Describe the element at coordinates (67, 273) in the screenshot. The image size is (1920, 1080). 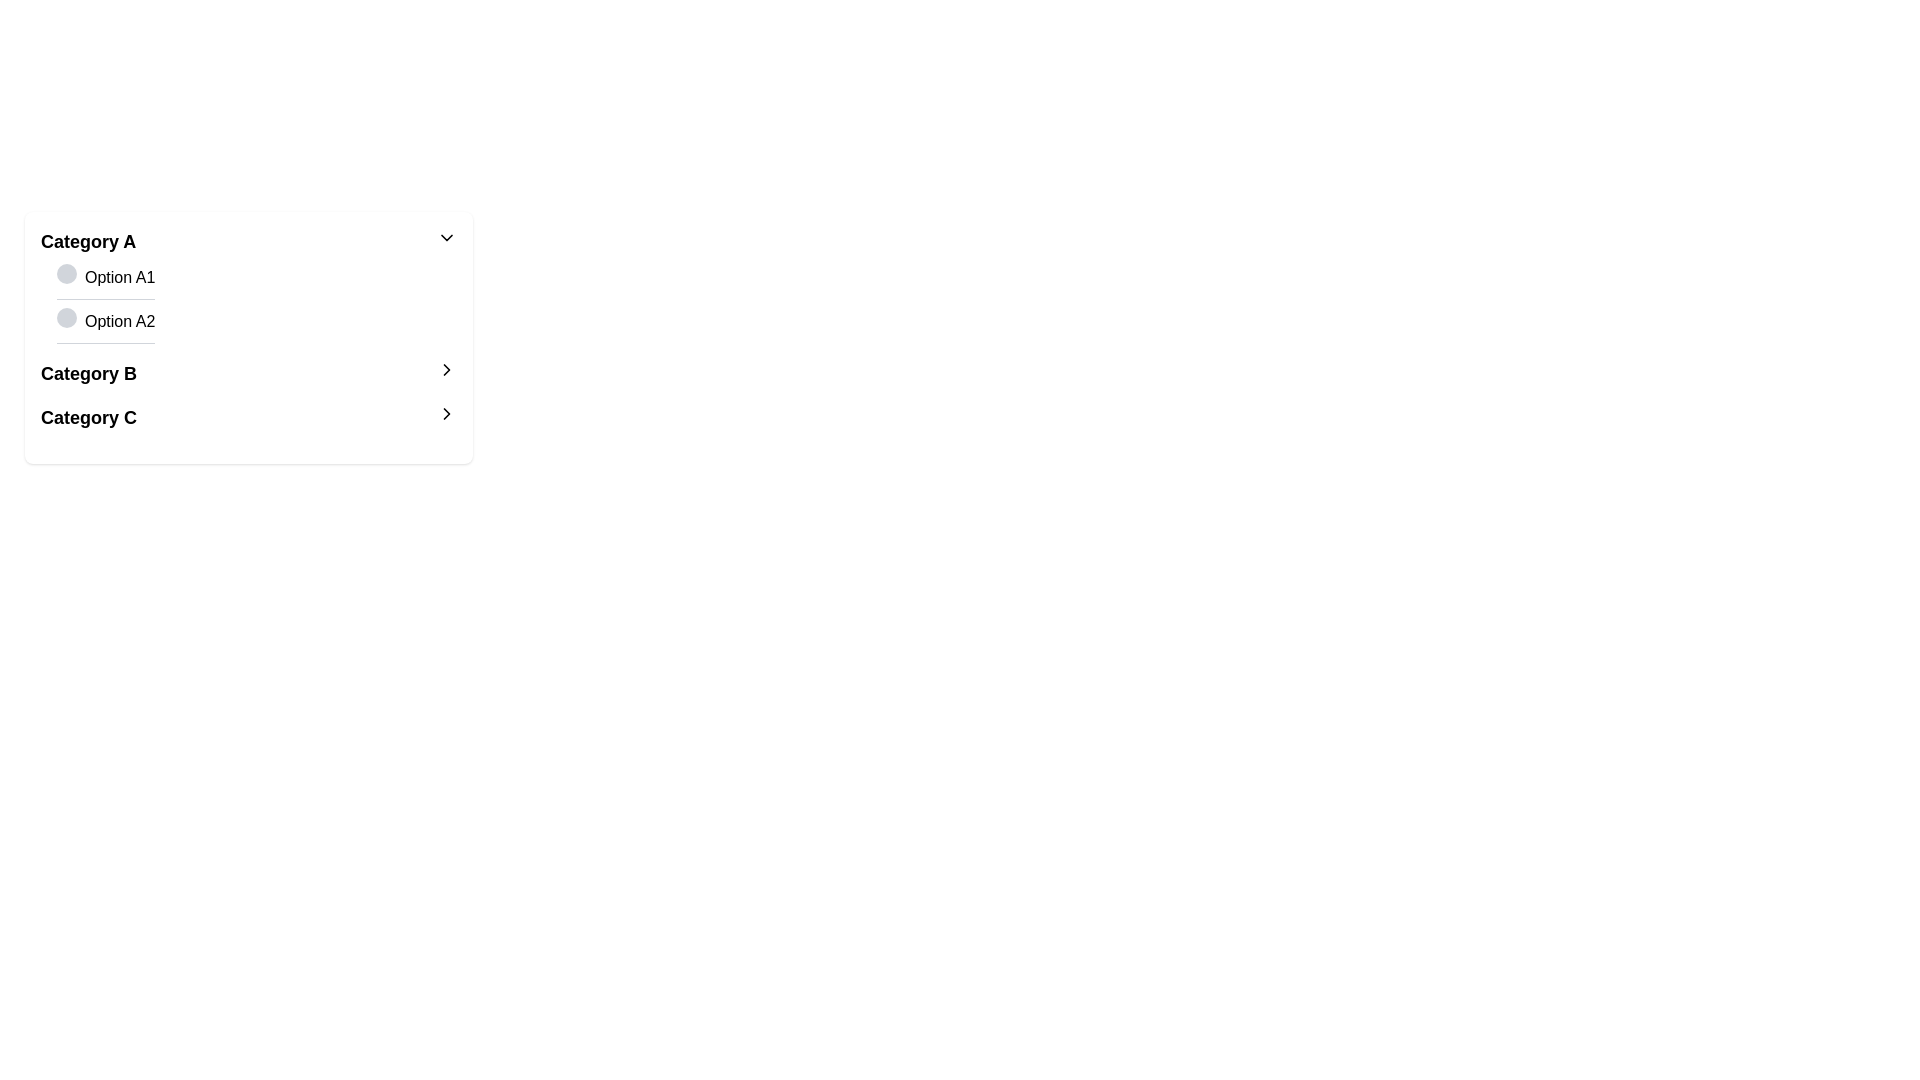
I see `the gray circular icon located next to the text 'Option A1' under the 'Category A' menu to use it as a reference for the corresponding textual option` at that location.